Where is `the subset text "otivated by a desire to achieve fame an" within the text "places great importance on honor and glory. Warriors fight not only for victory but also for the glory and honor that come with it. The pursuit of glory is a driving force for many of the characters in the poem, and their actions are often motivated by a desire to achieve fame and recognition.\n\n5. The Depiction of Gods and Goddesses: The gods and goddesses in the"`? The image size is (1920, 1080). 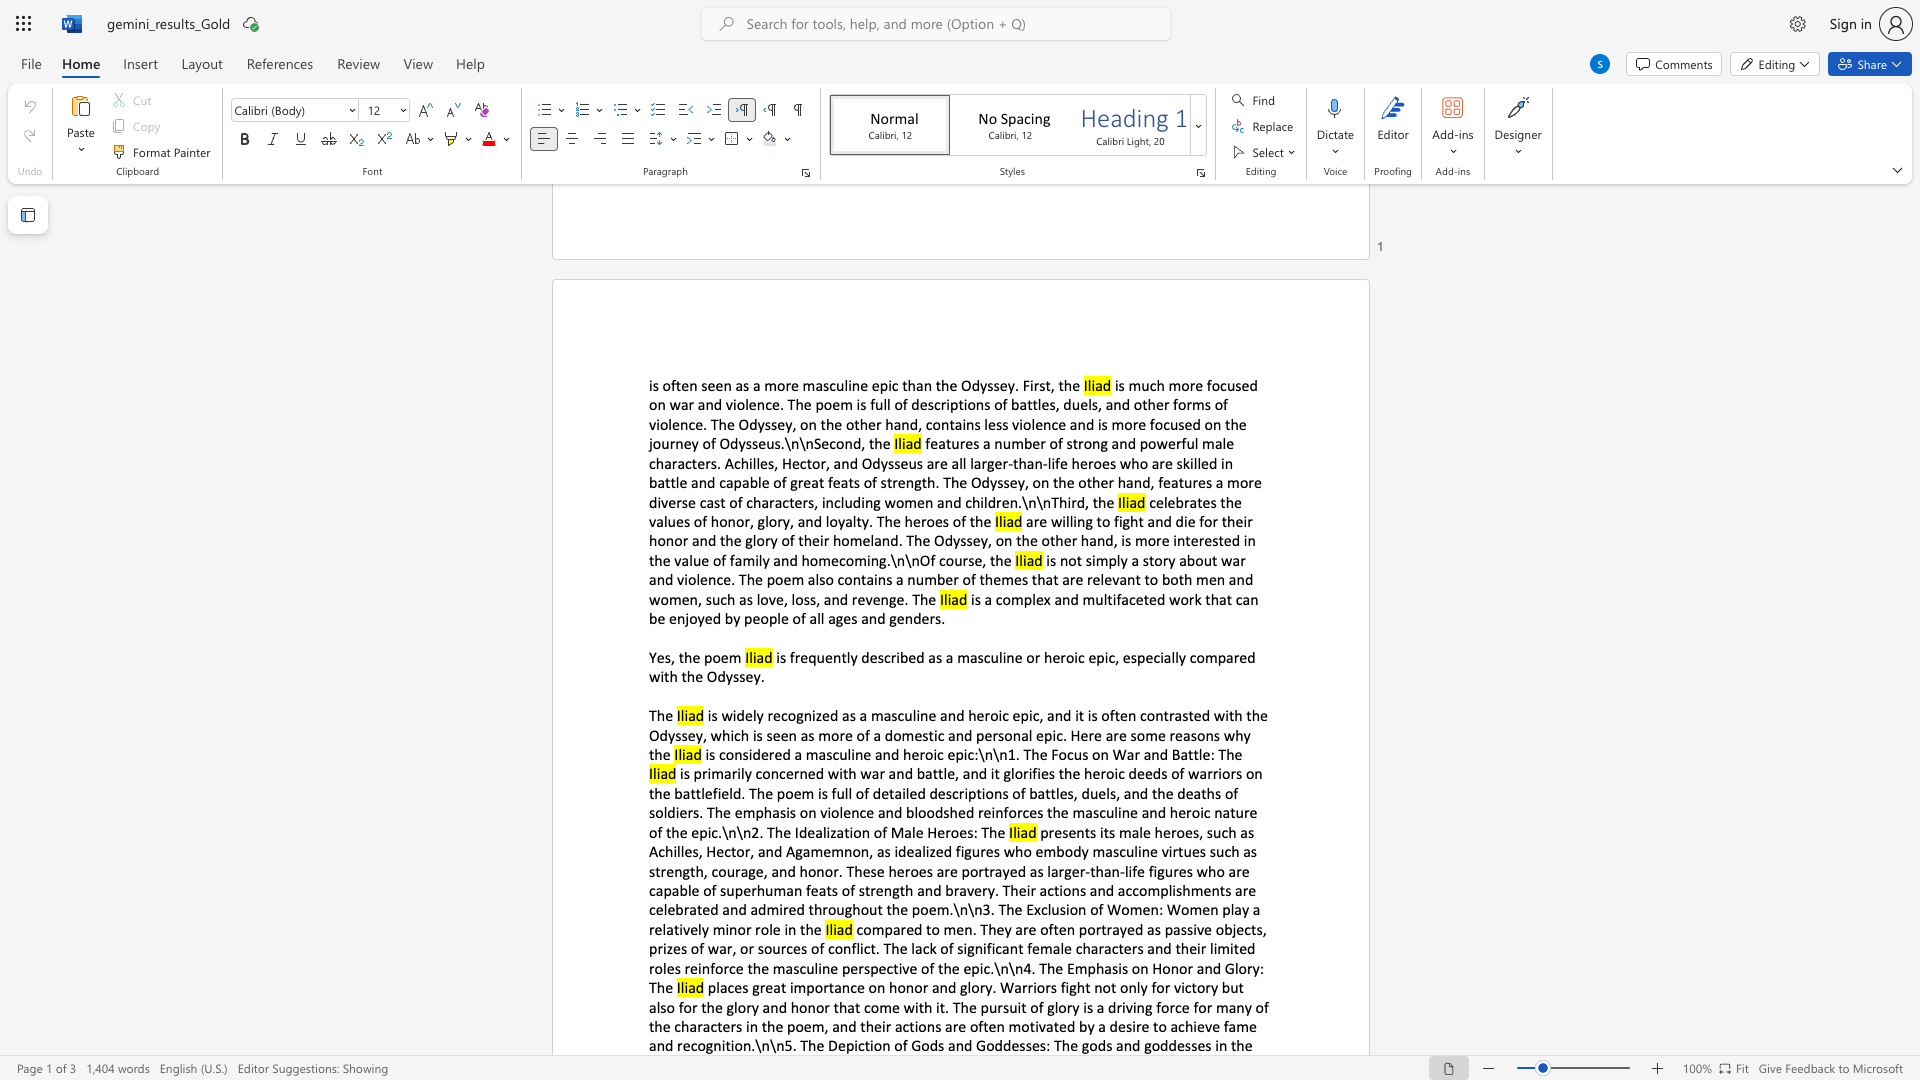
the subset text "otivated by a desire to achieve fame an" within the text "places great importance on honor and glory. Warriors fight not only for victory but also for the glory and honor that come with it. The pursuit of glory is a driving force for many of the characters in the poem, and their actions are often motivated by a desire to achieve fame and recognition.\n\n5. The Depiction of Gods and Goddesses: The gods and goddesses in the" is located at coordinates (1021, 1026).